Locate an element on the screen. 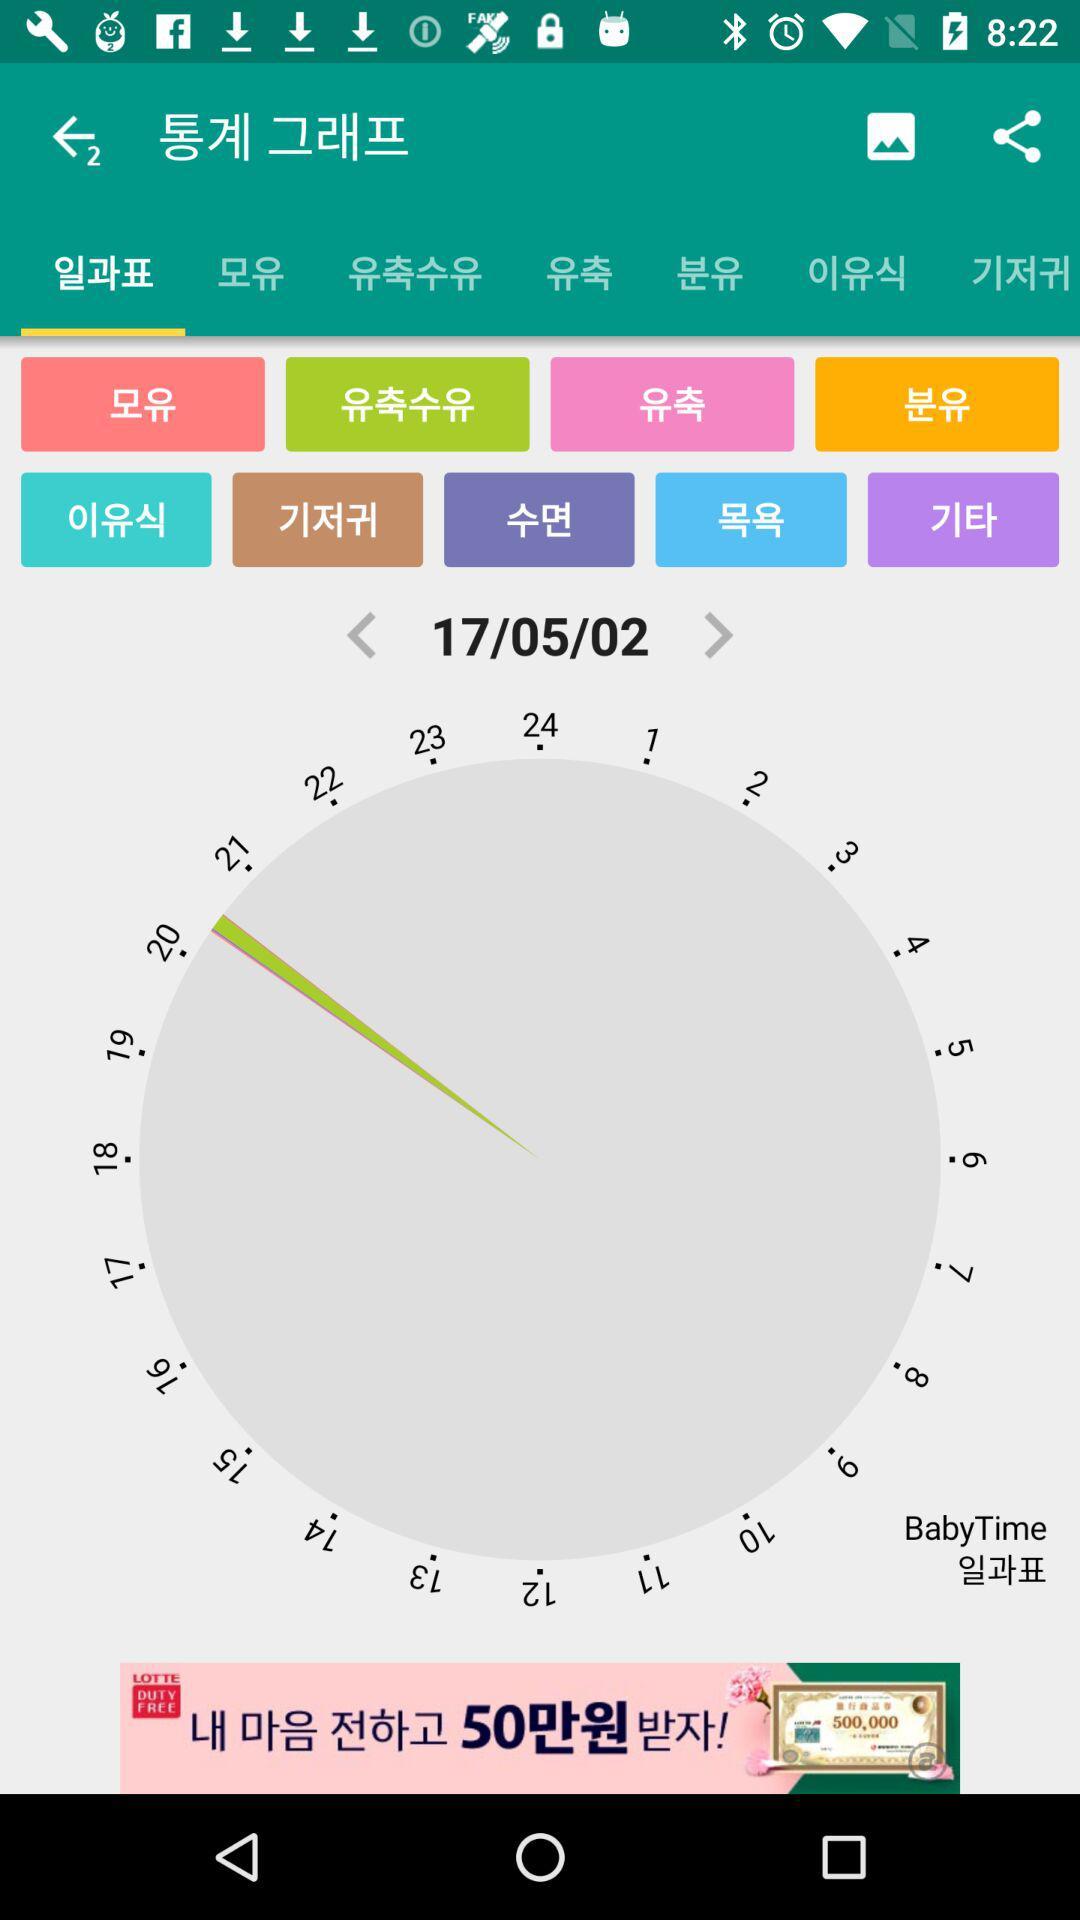 The height and width of the screenshot is (1920, 1080). the icon above the 17/05/02 is located at coordinates (538, 519).